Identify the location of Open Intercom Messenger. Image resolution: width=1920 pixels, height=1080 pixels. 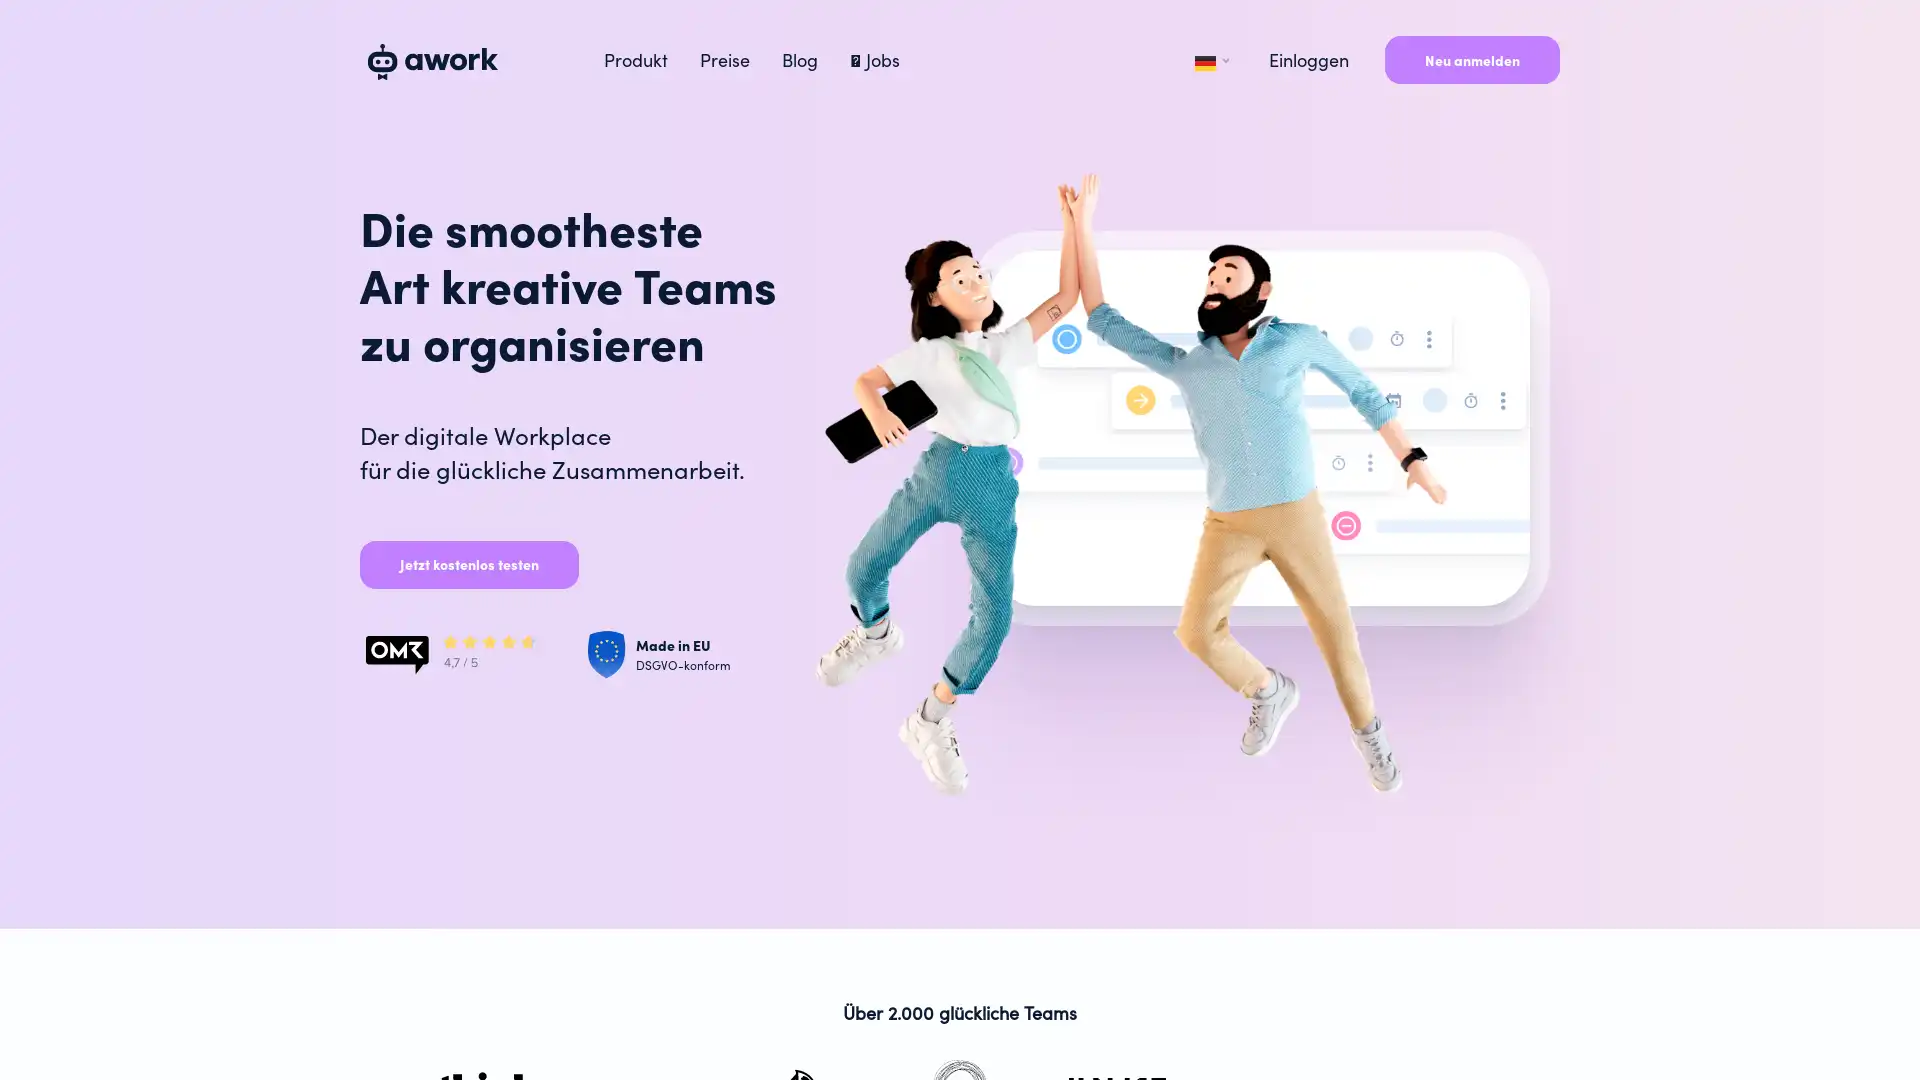
(1869, 1029).